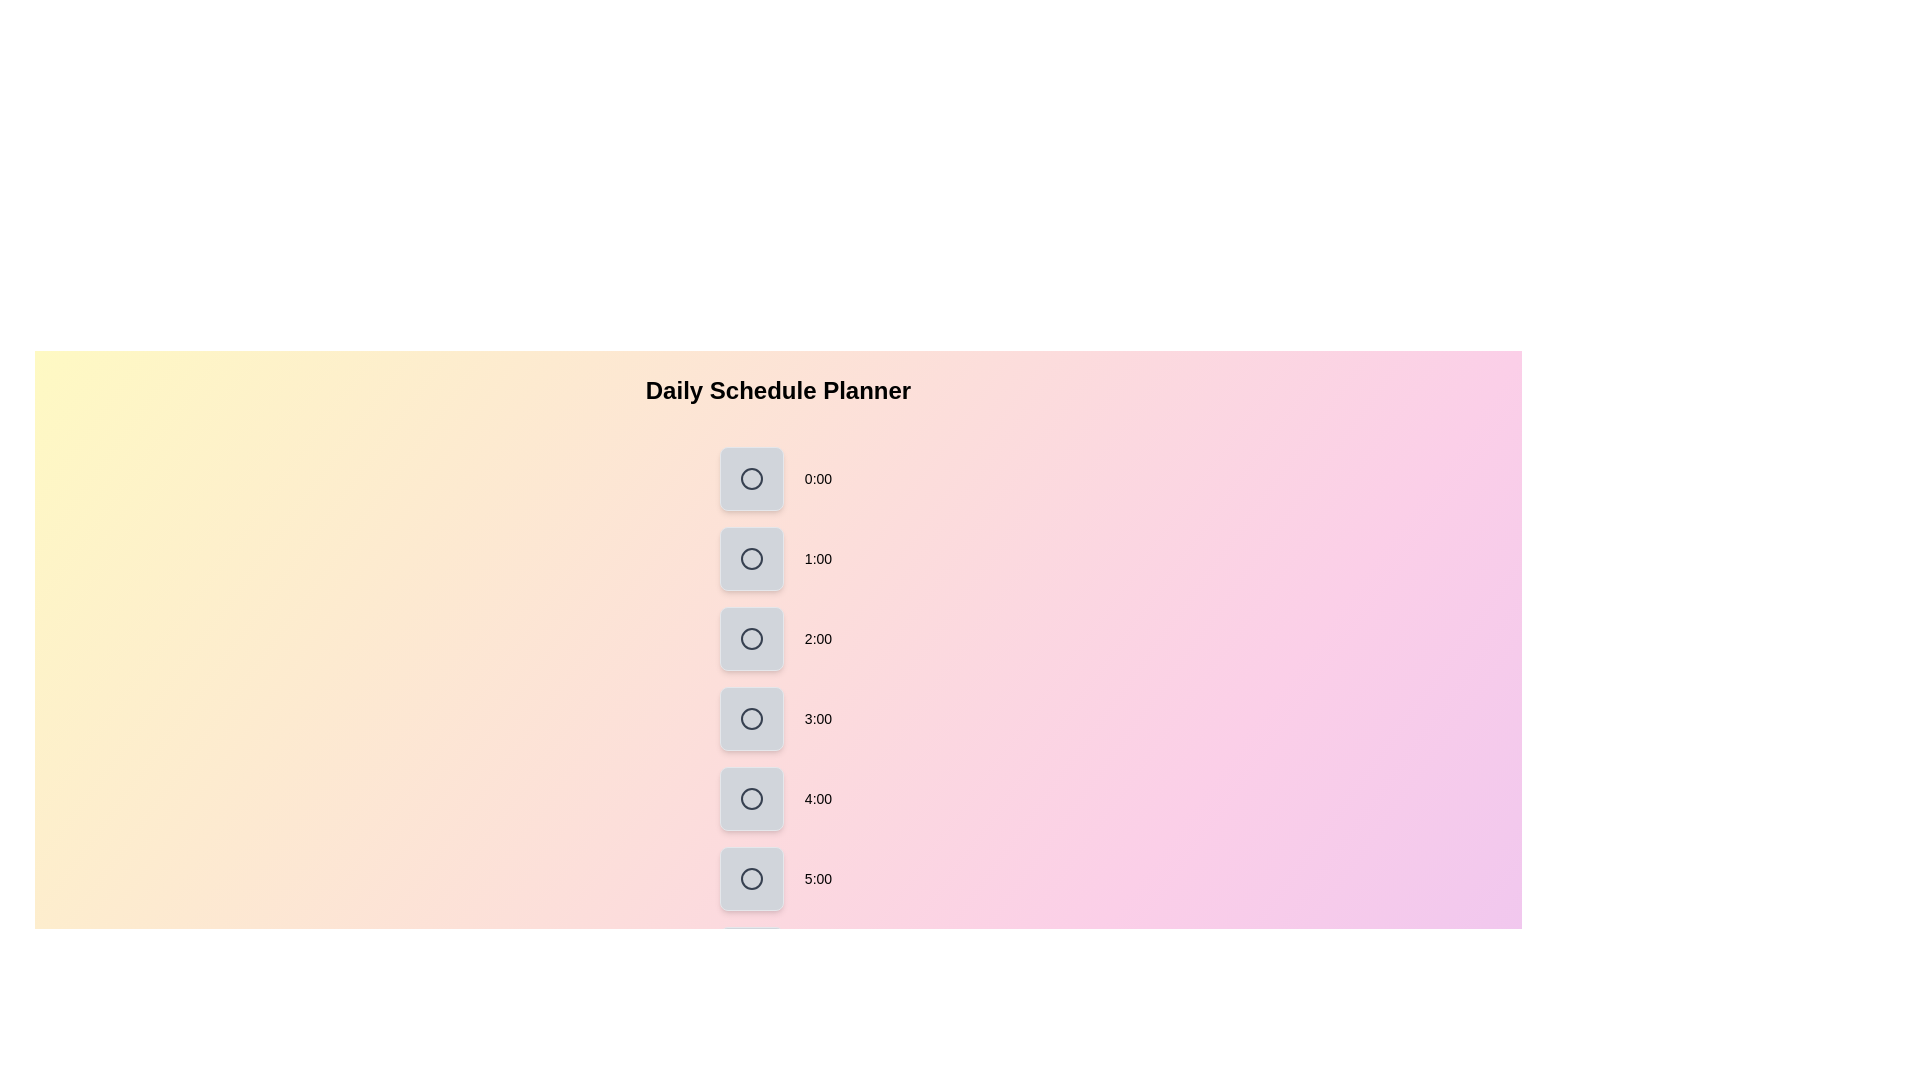  Describe the element at coordinates (751, 559) in the screenshot. I see `the hour block corresponding to 1:00` at that location.